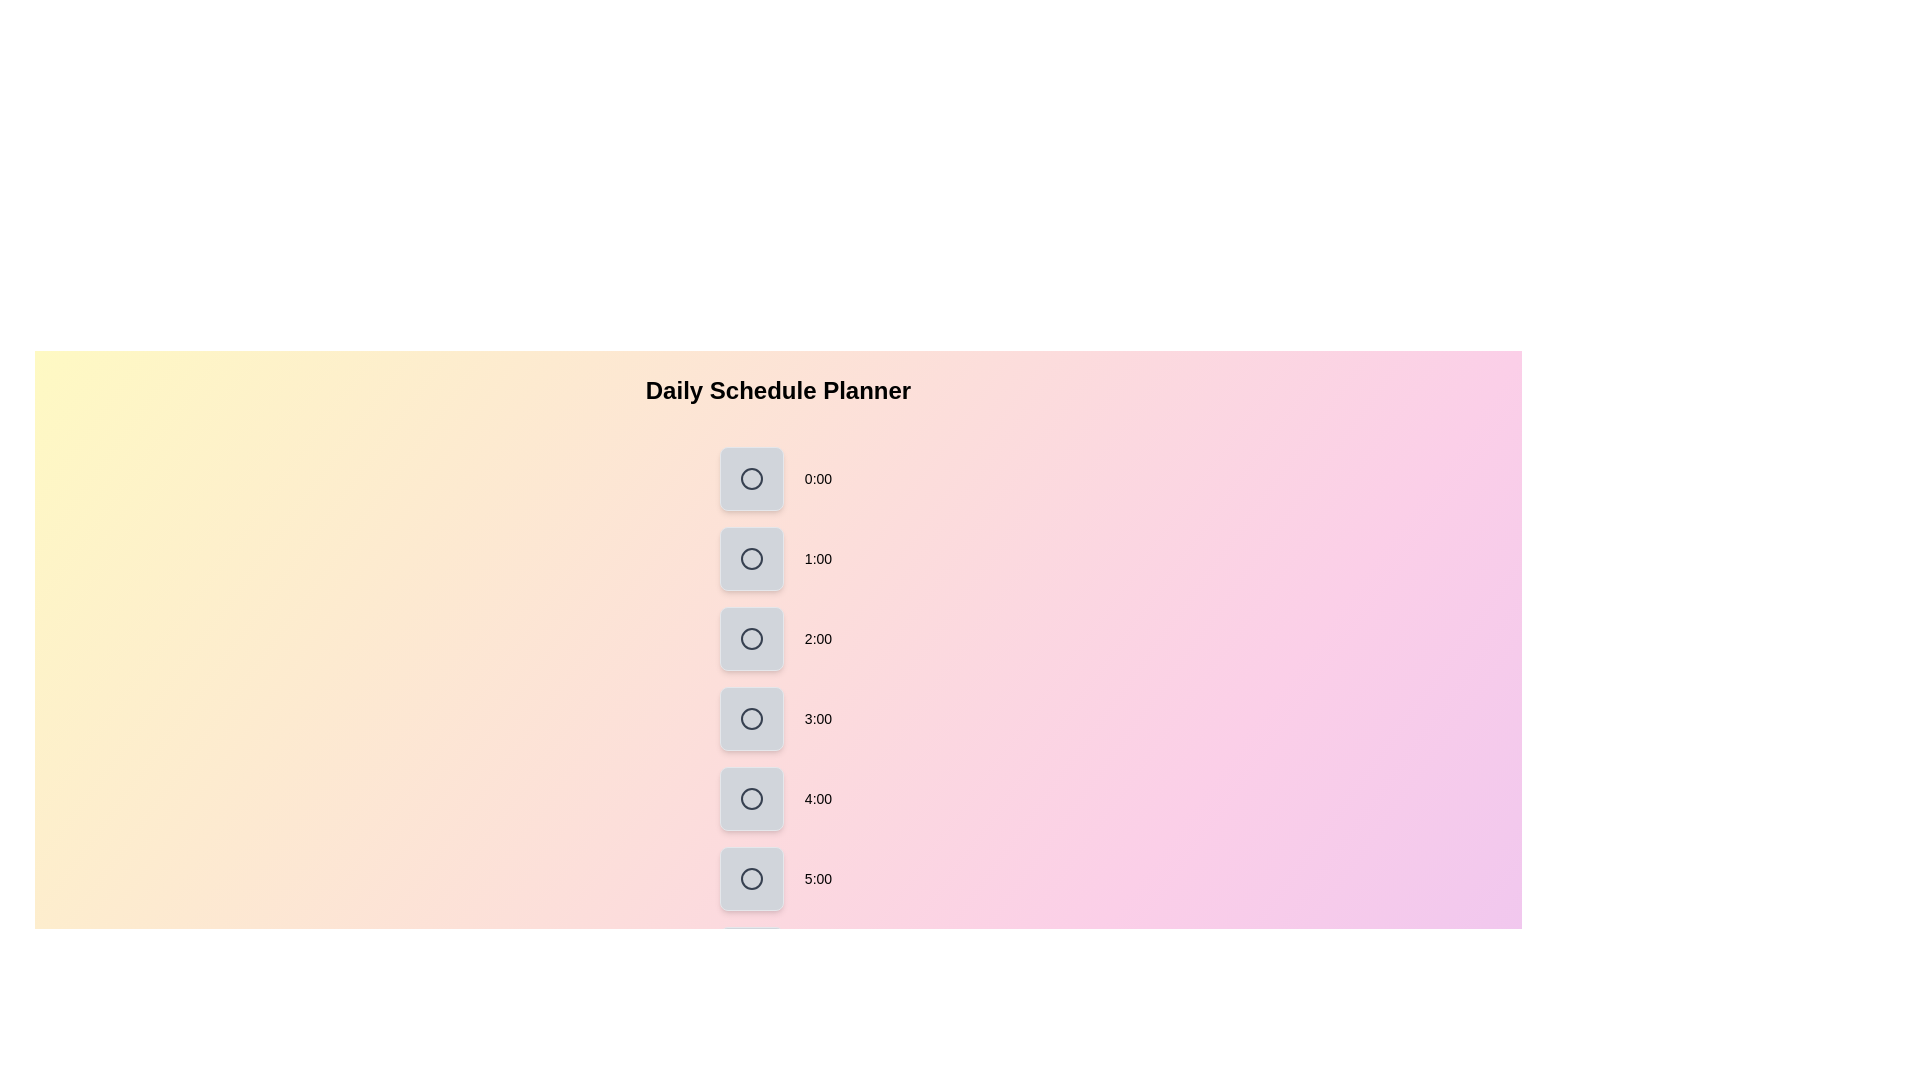  Describe the element at coordinates (751, 559) in the screenshot. I see `the hour block corresponding to 1:00` at that location.